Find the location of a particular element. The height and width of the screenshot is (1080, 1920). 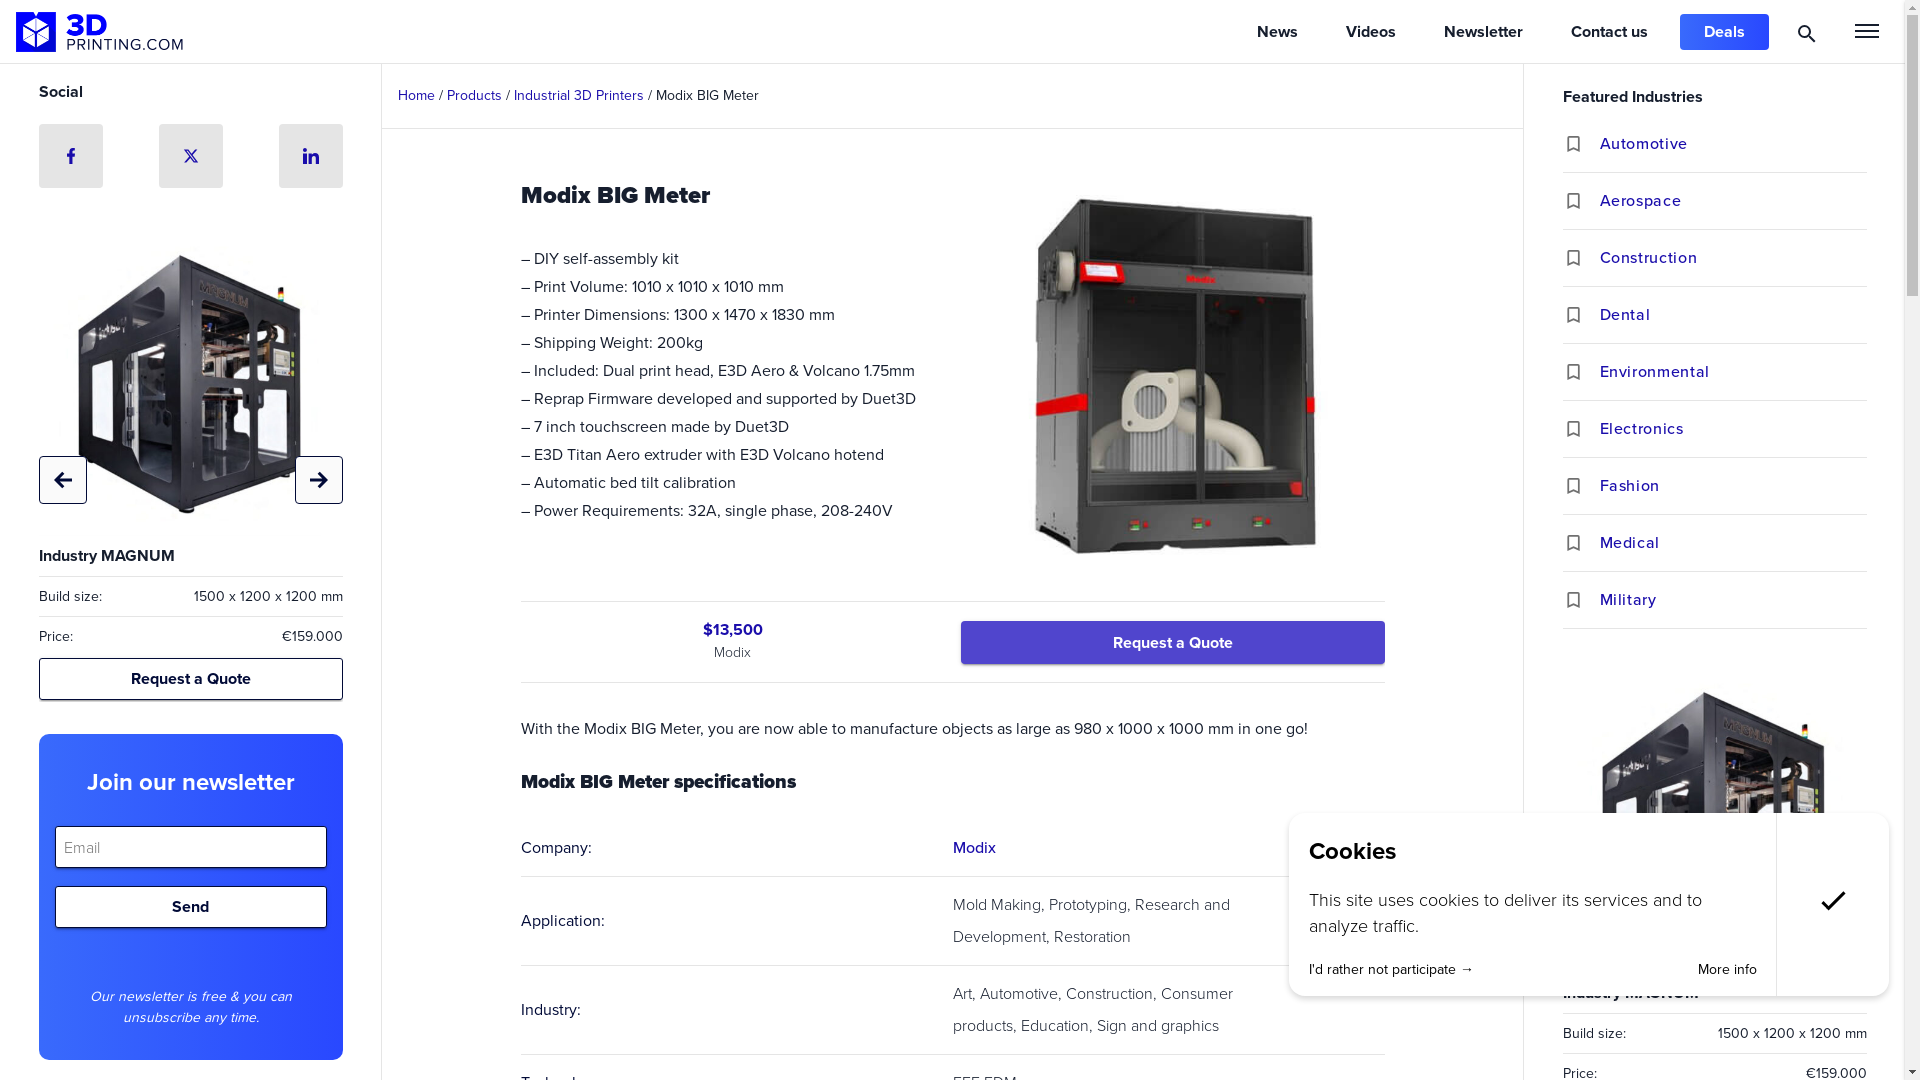

'Environmental' is located at coordinates (1598, 371).